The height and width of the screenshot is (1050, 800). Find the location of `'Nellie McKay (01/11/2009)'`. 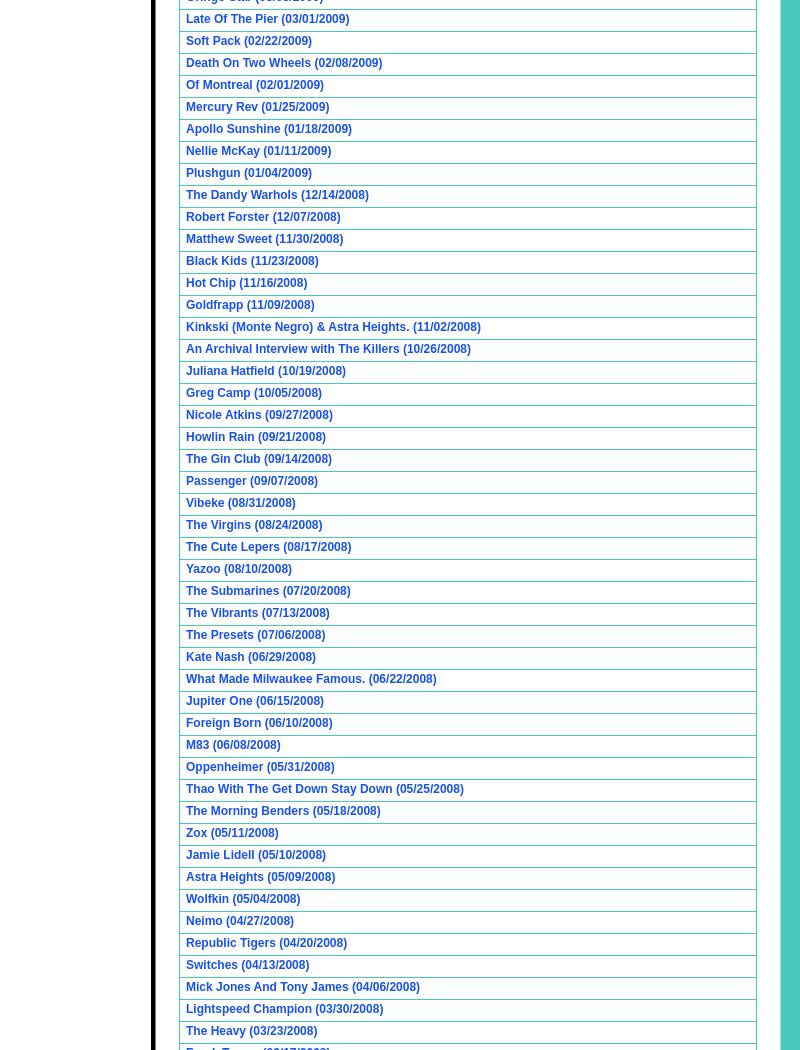

'Nellie McKay (01/11/2009)' is located at coordinates (257, 150).